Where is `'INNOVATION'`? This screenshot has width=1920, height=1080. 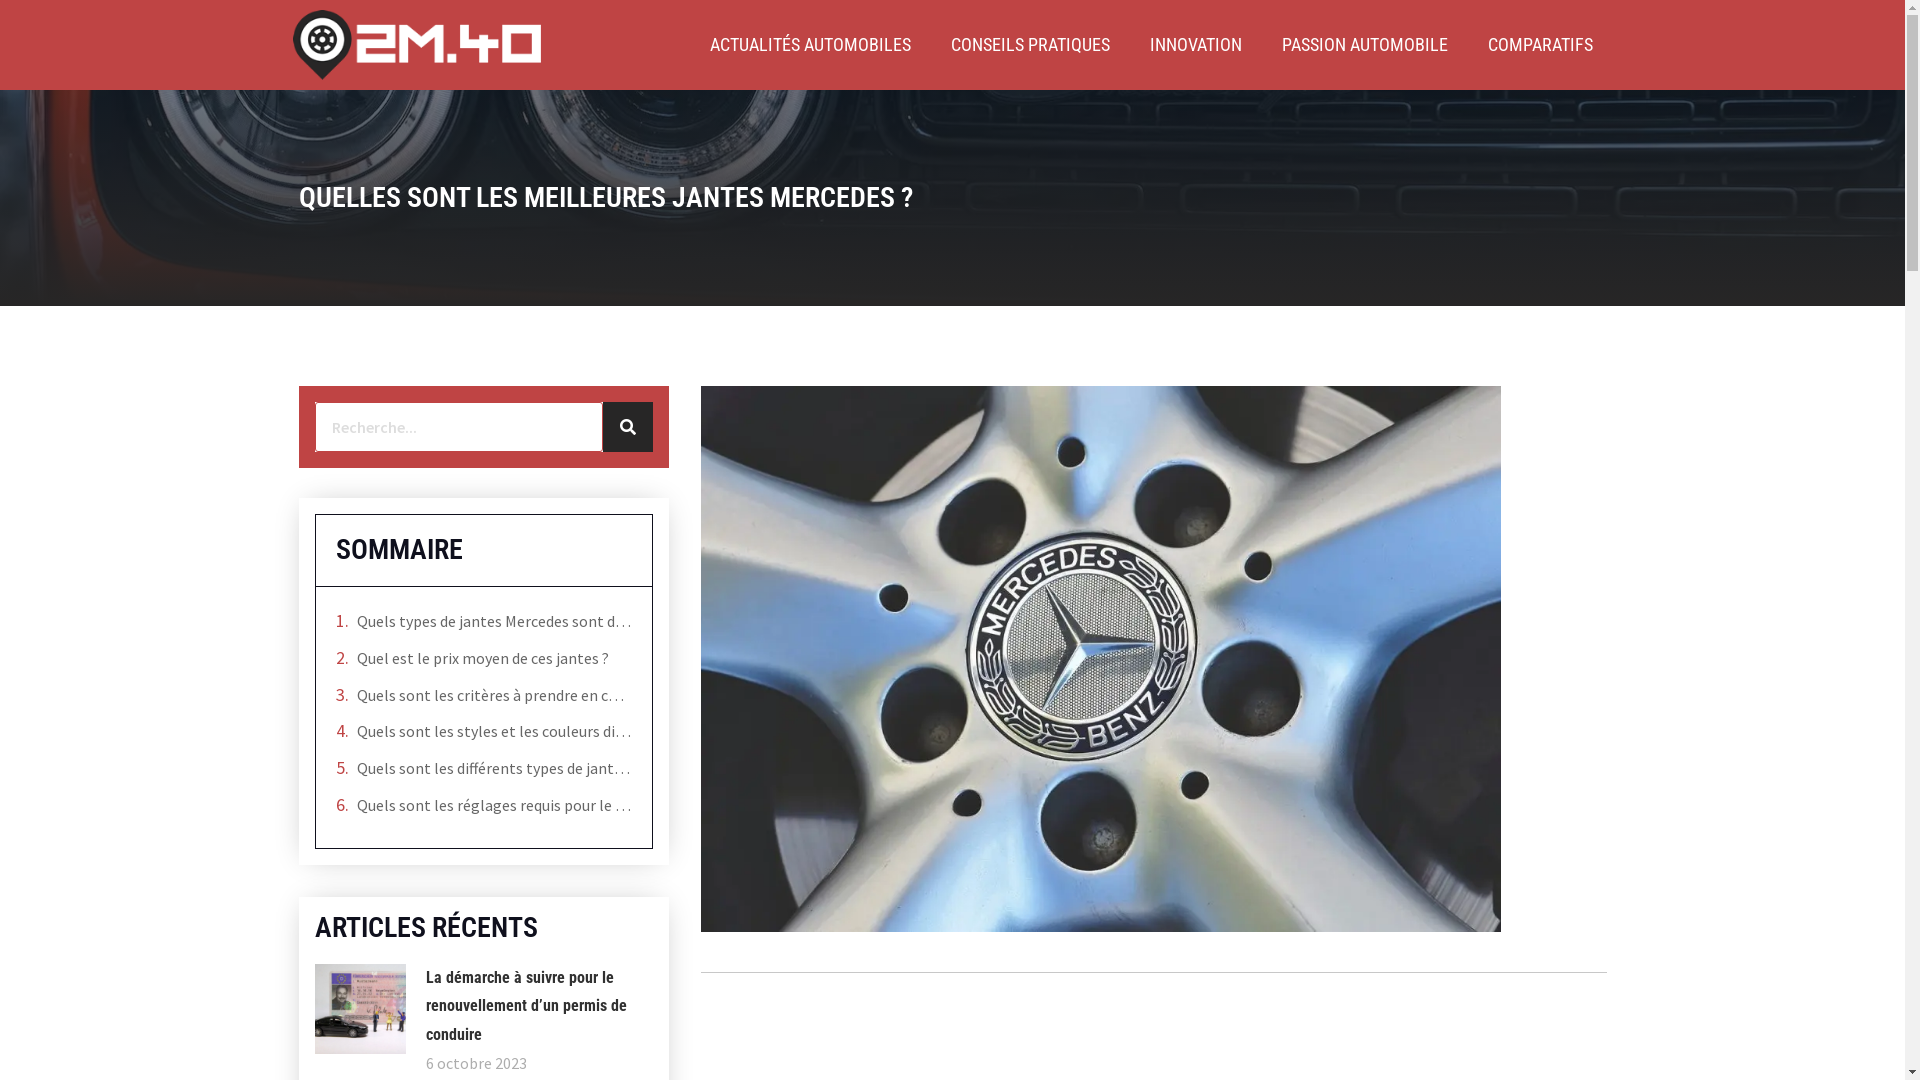
'INNOVATION' is located at coordinates (1195, 45).